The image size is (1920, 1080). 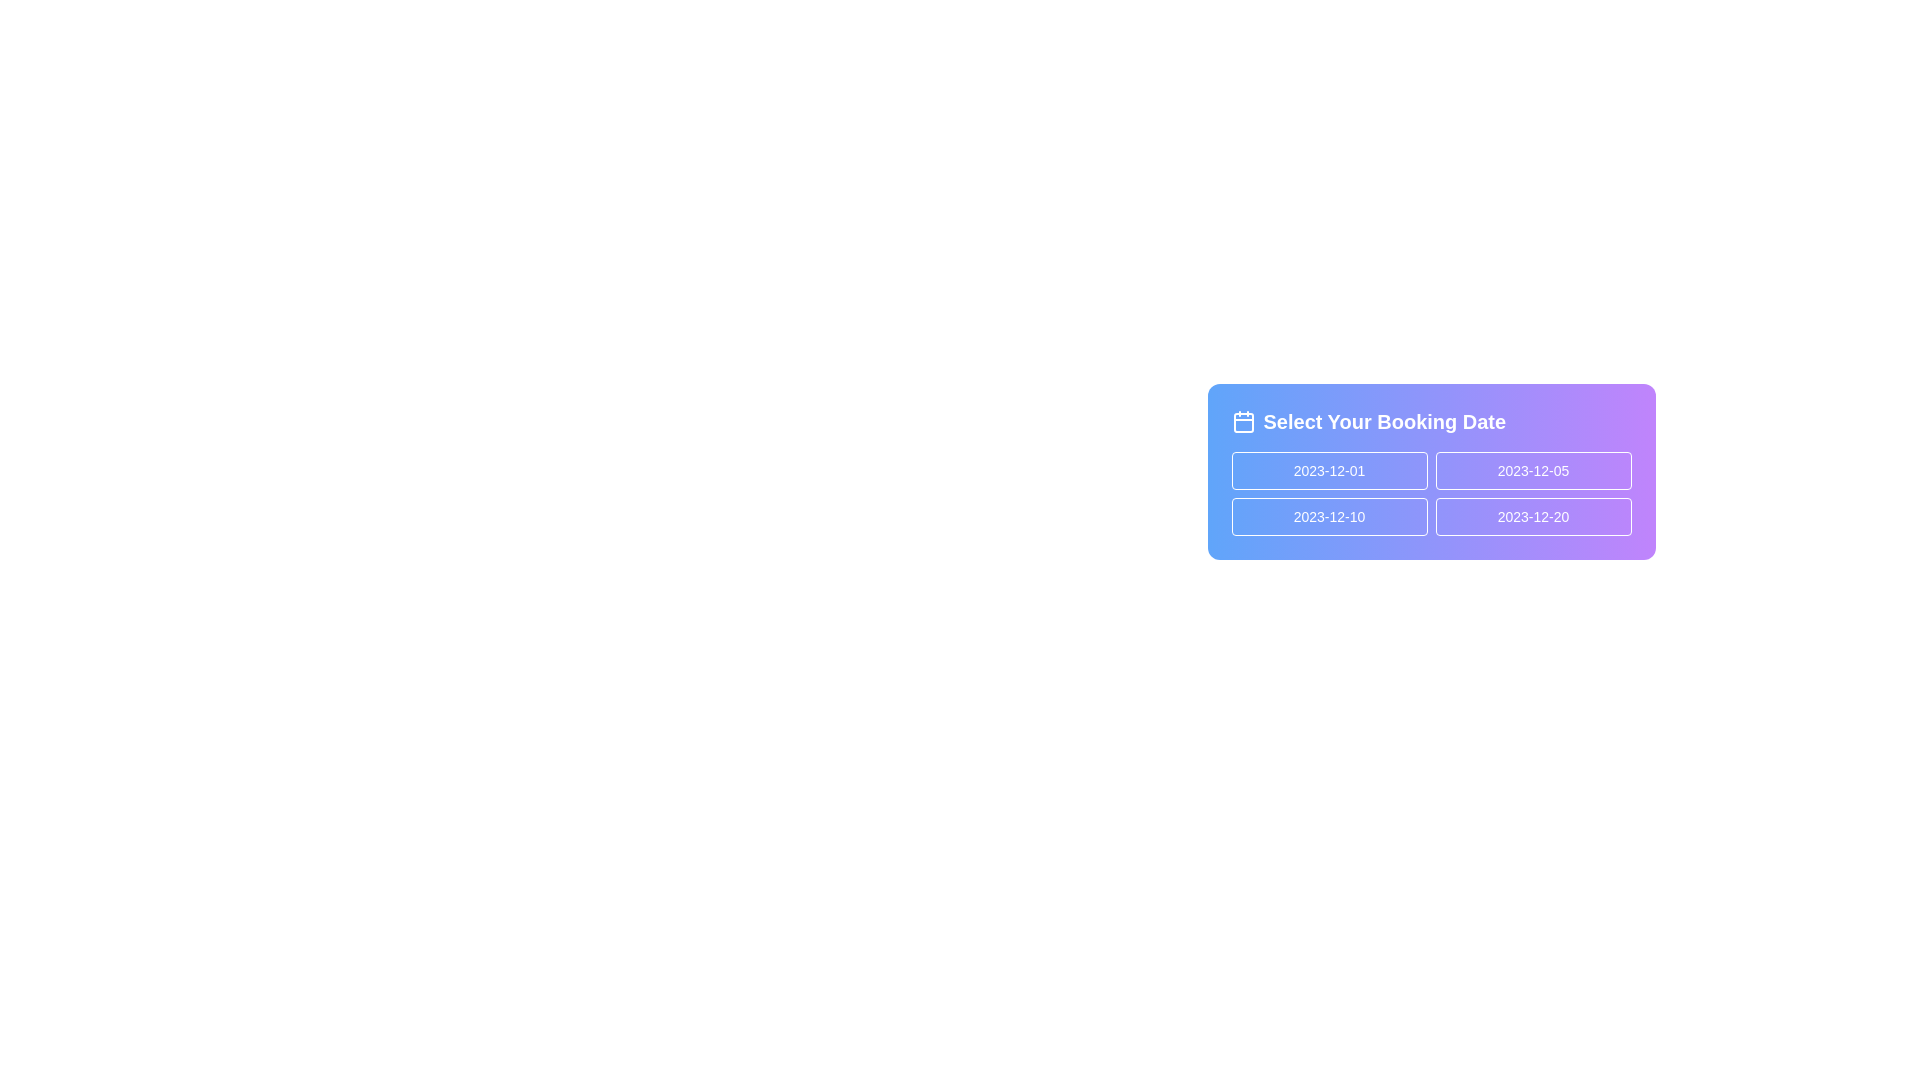 What do you see at coordinates (1532, 515) in the screenshot?
I see `the rectangular button with a light purple gradient background that contains the text '2023-12-20'` at bounding box center [1532, 515].